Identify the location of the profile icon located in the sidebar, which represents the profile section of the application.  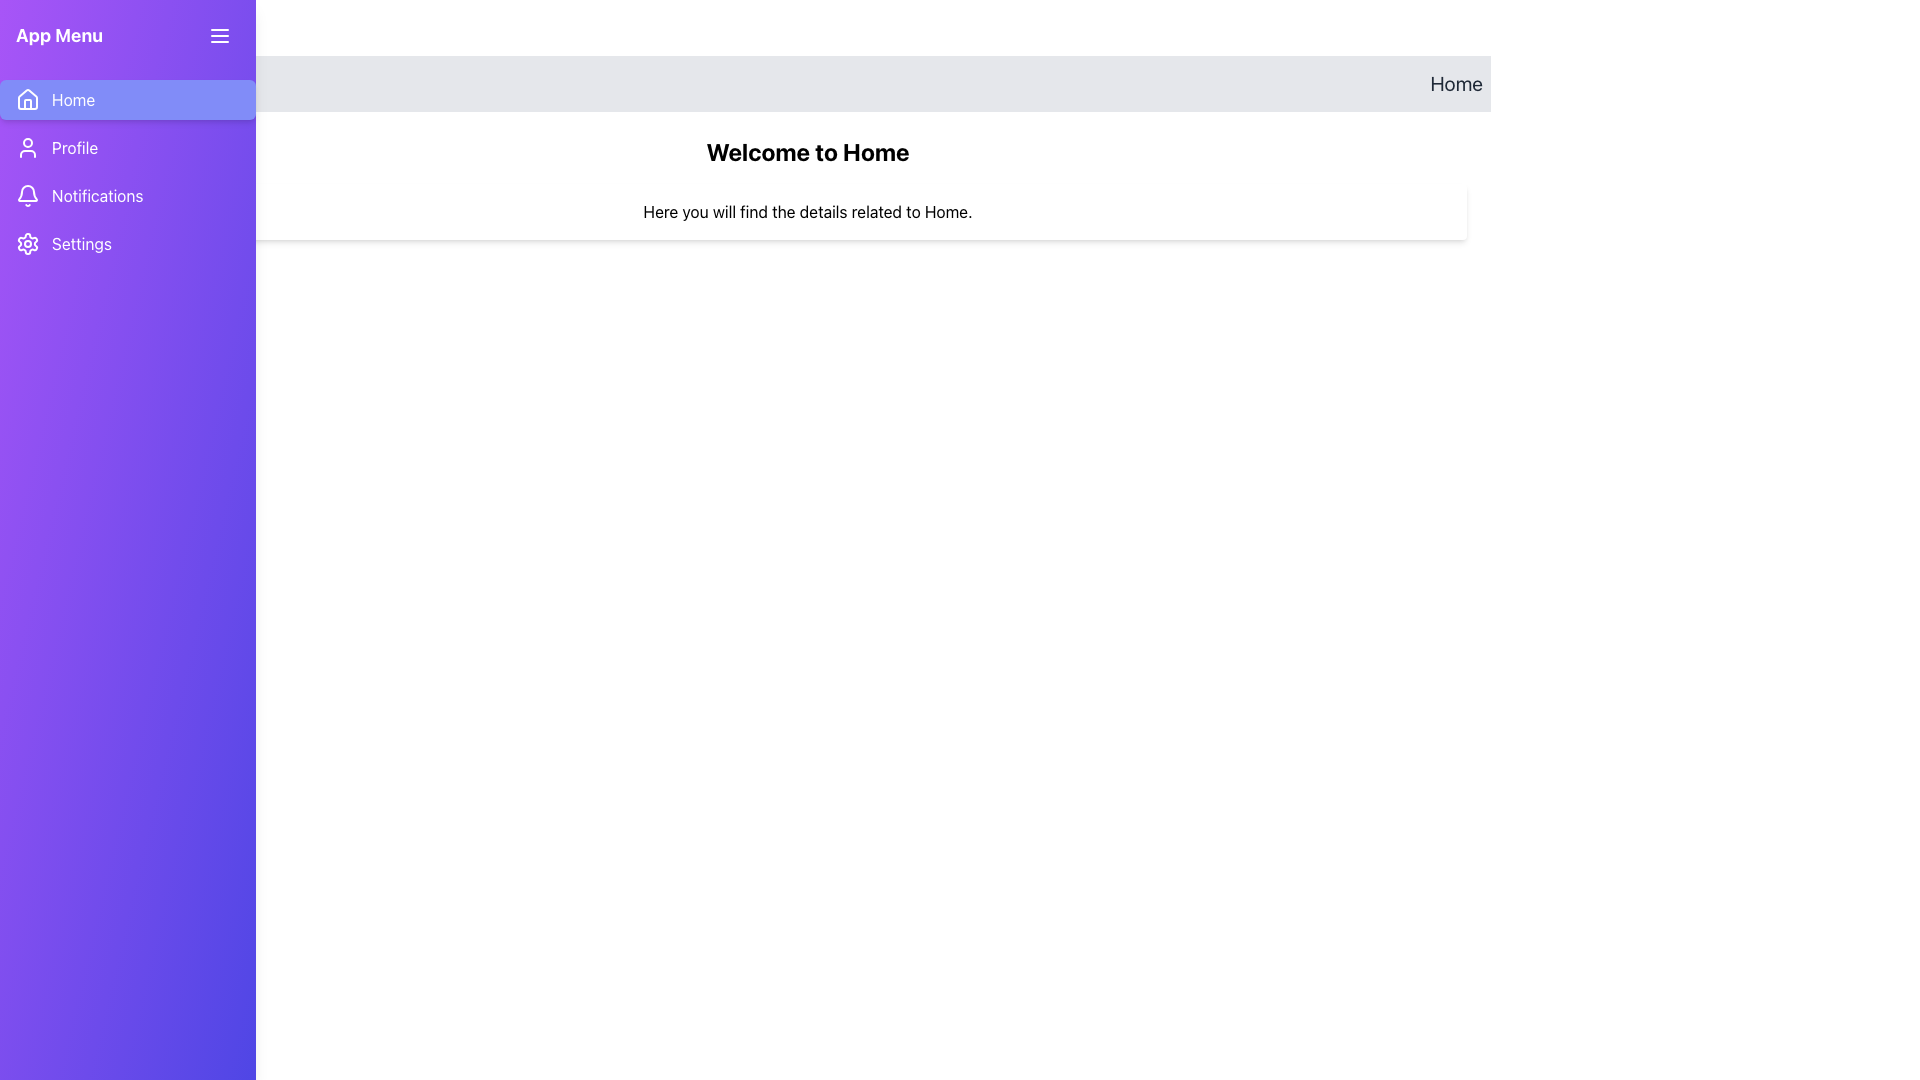
(28, 146).